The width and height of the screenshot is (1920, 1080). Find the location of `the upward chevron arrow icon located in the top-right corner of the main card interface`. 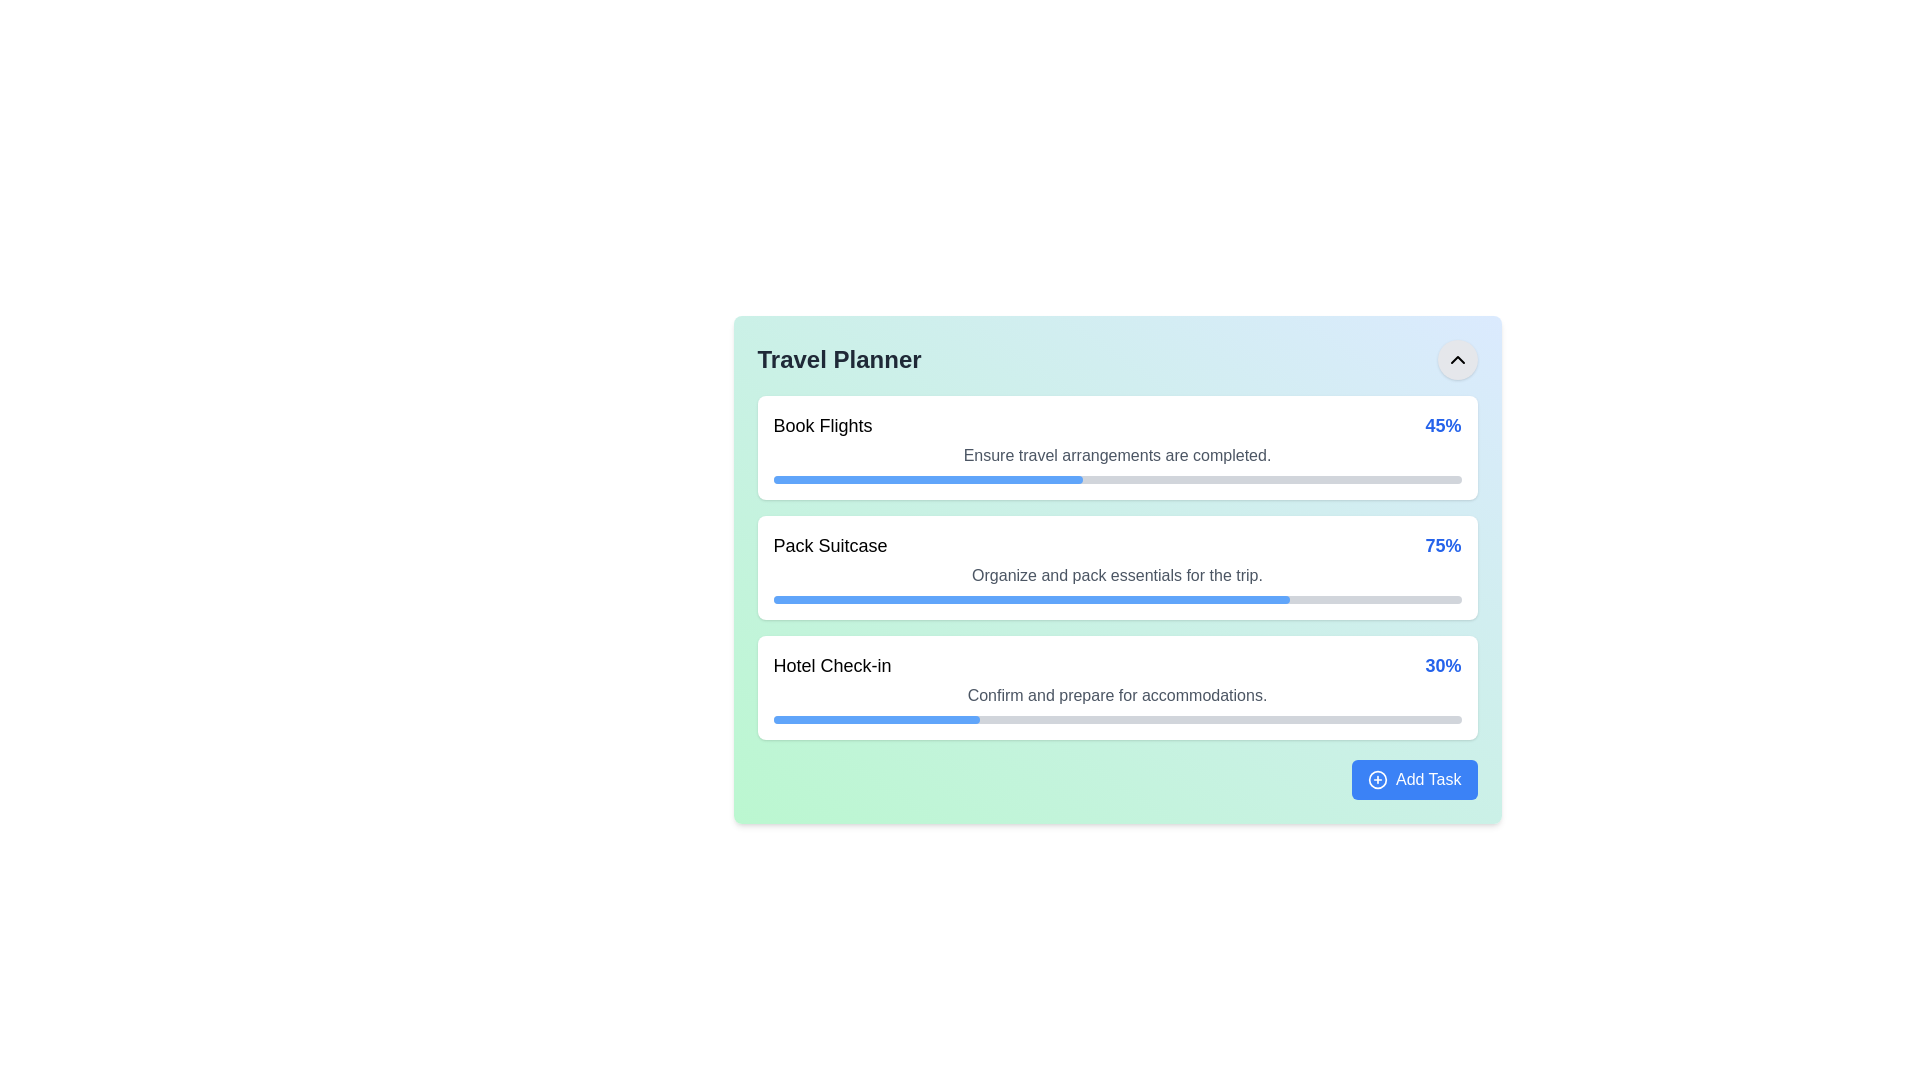

the upward chevron arrow icon located in the top-right corner of the main card interface is located at coordinates (1457, 358).